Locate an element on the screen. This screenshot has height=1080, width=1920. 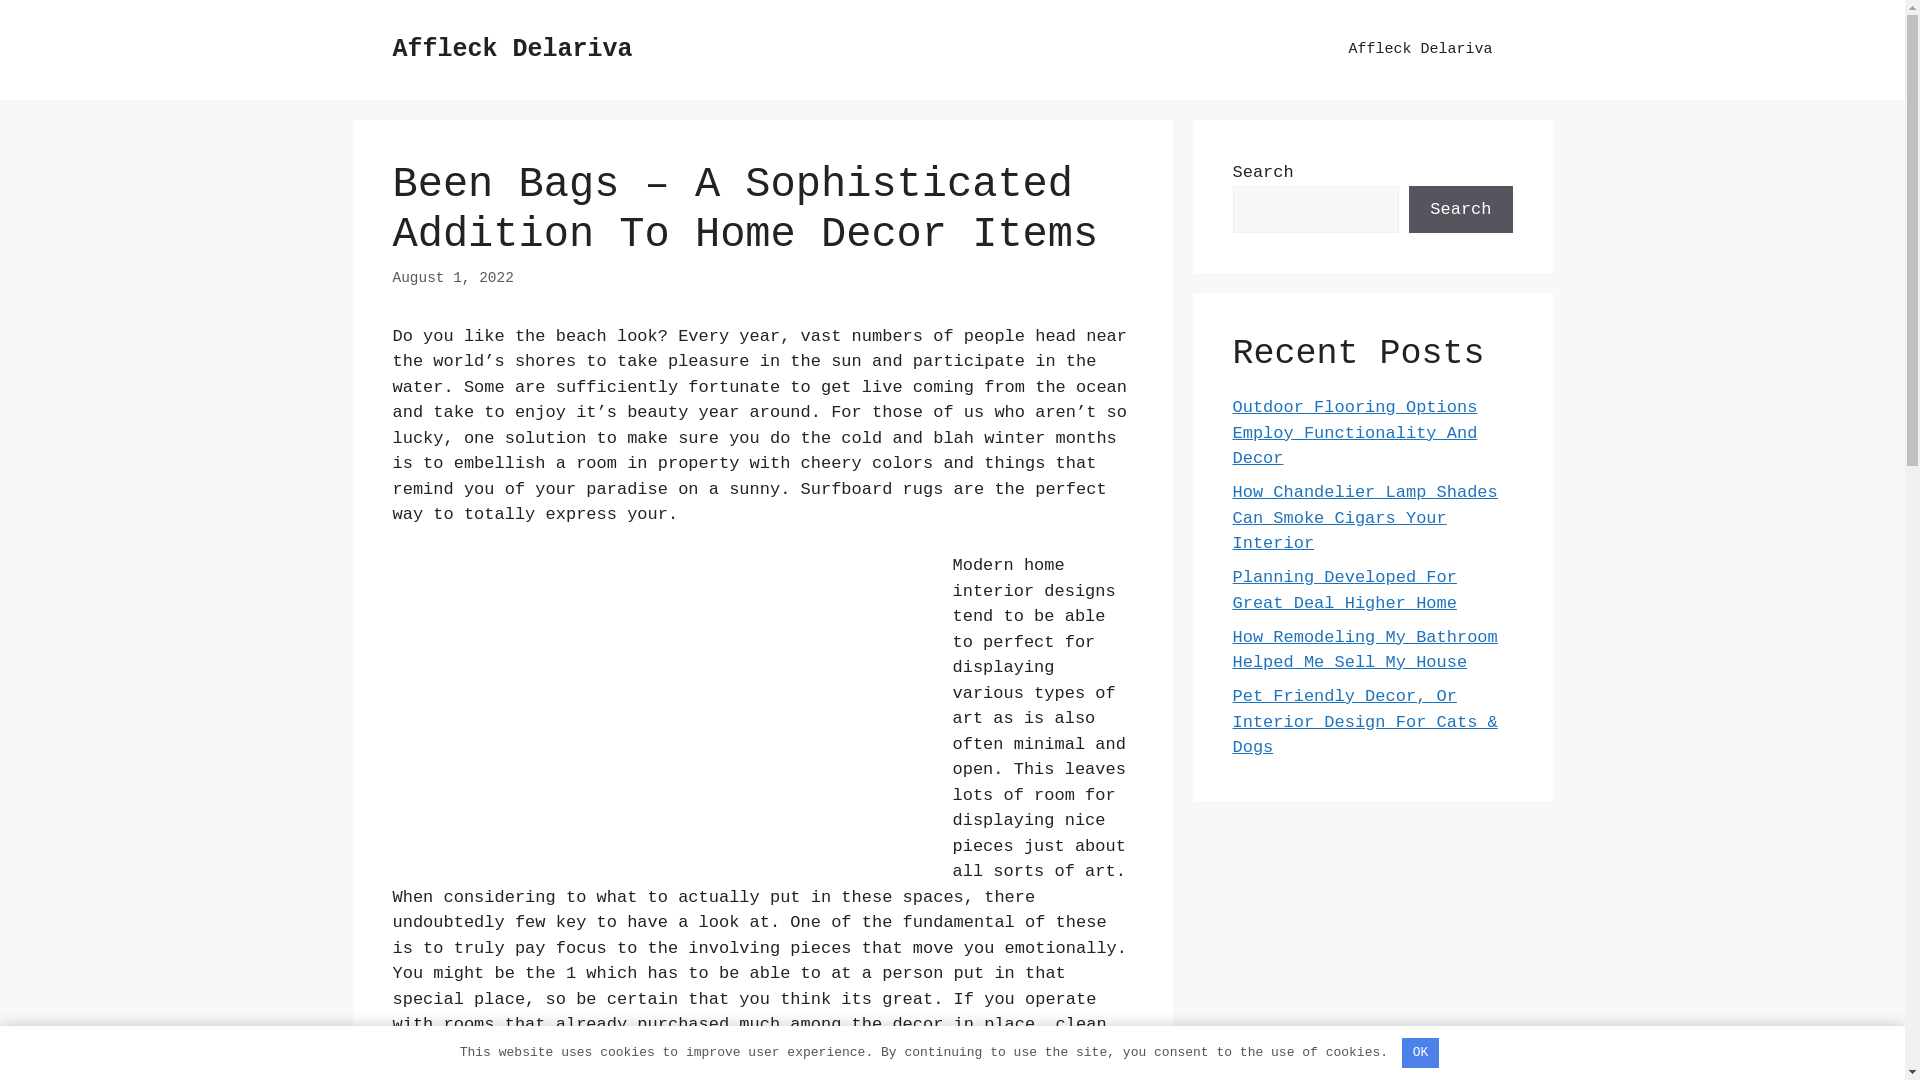
'Outdoor Flooring Options Employ Functionality And Decor' is located at coordinates (1354, 431).